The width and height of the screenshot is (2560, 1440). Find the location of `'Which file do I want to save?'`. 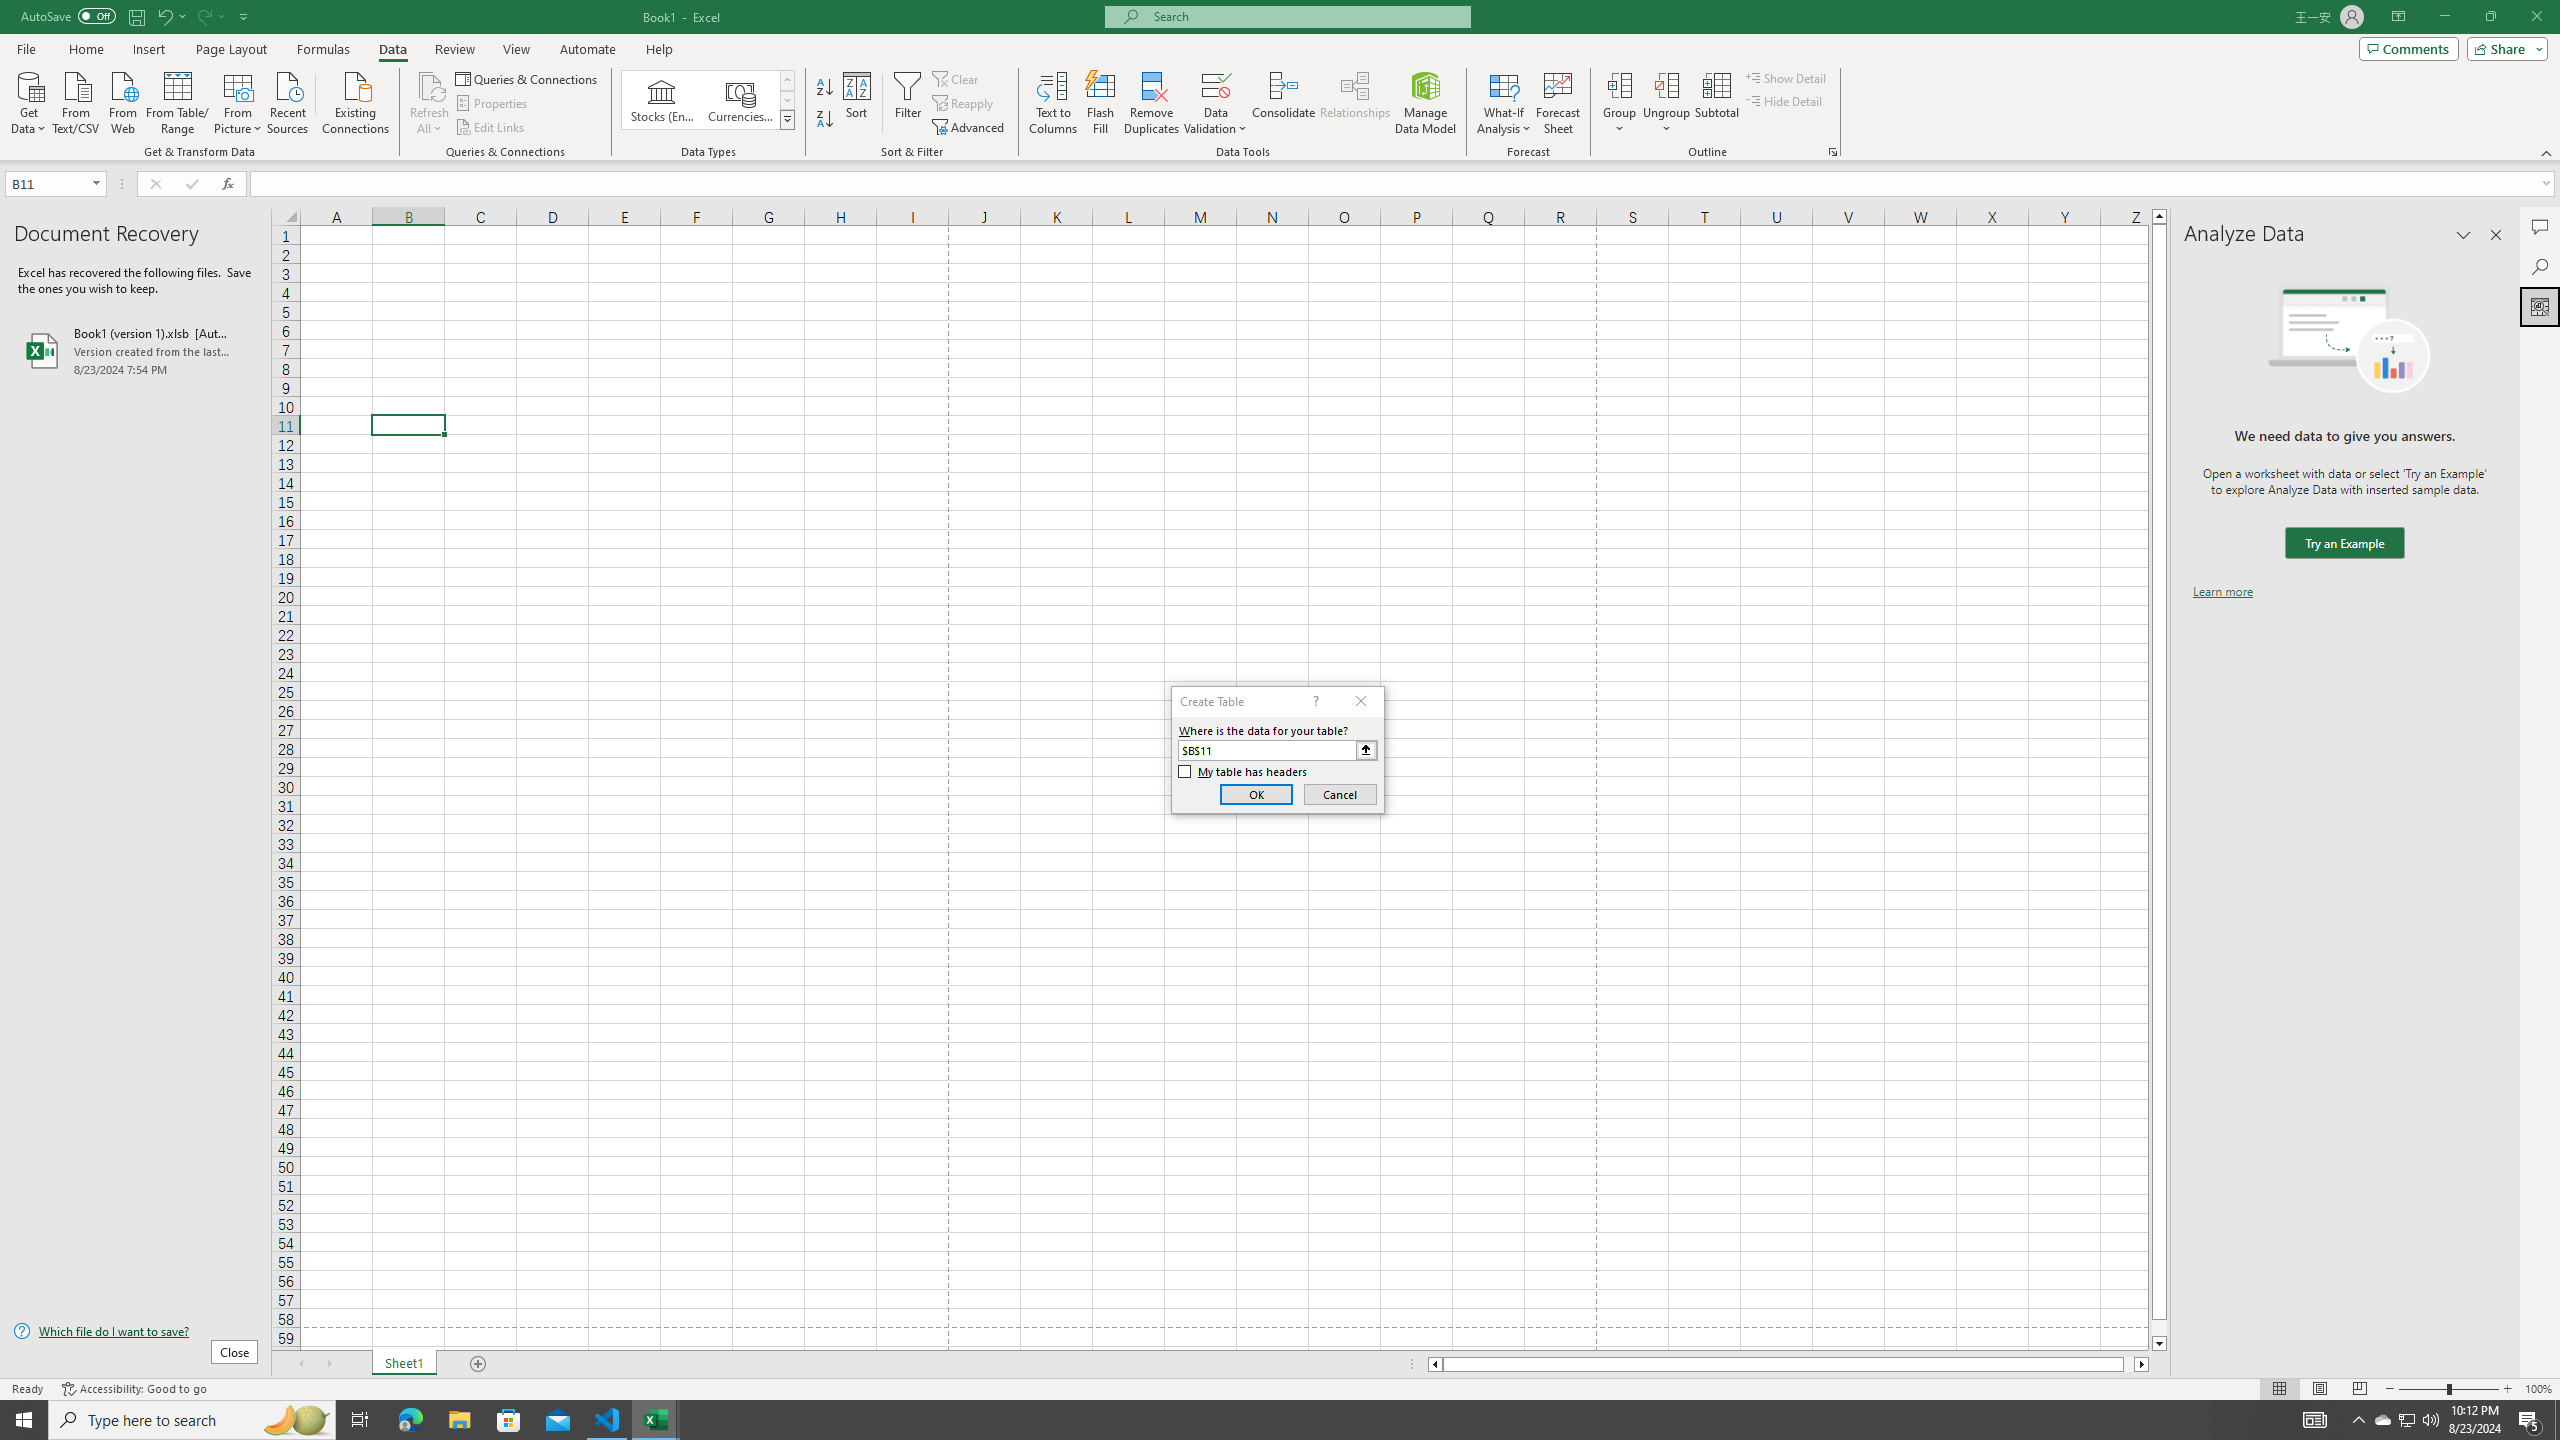

'Which file do I want to save?' is located at coordinates (134, 1332).